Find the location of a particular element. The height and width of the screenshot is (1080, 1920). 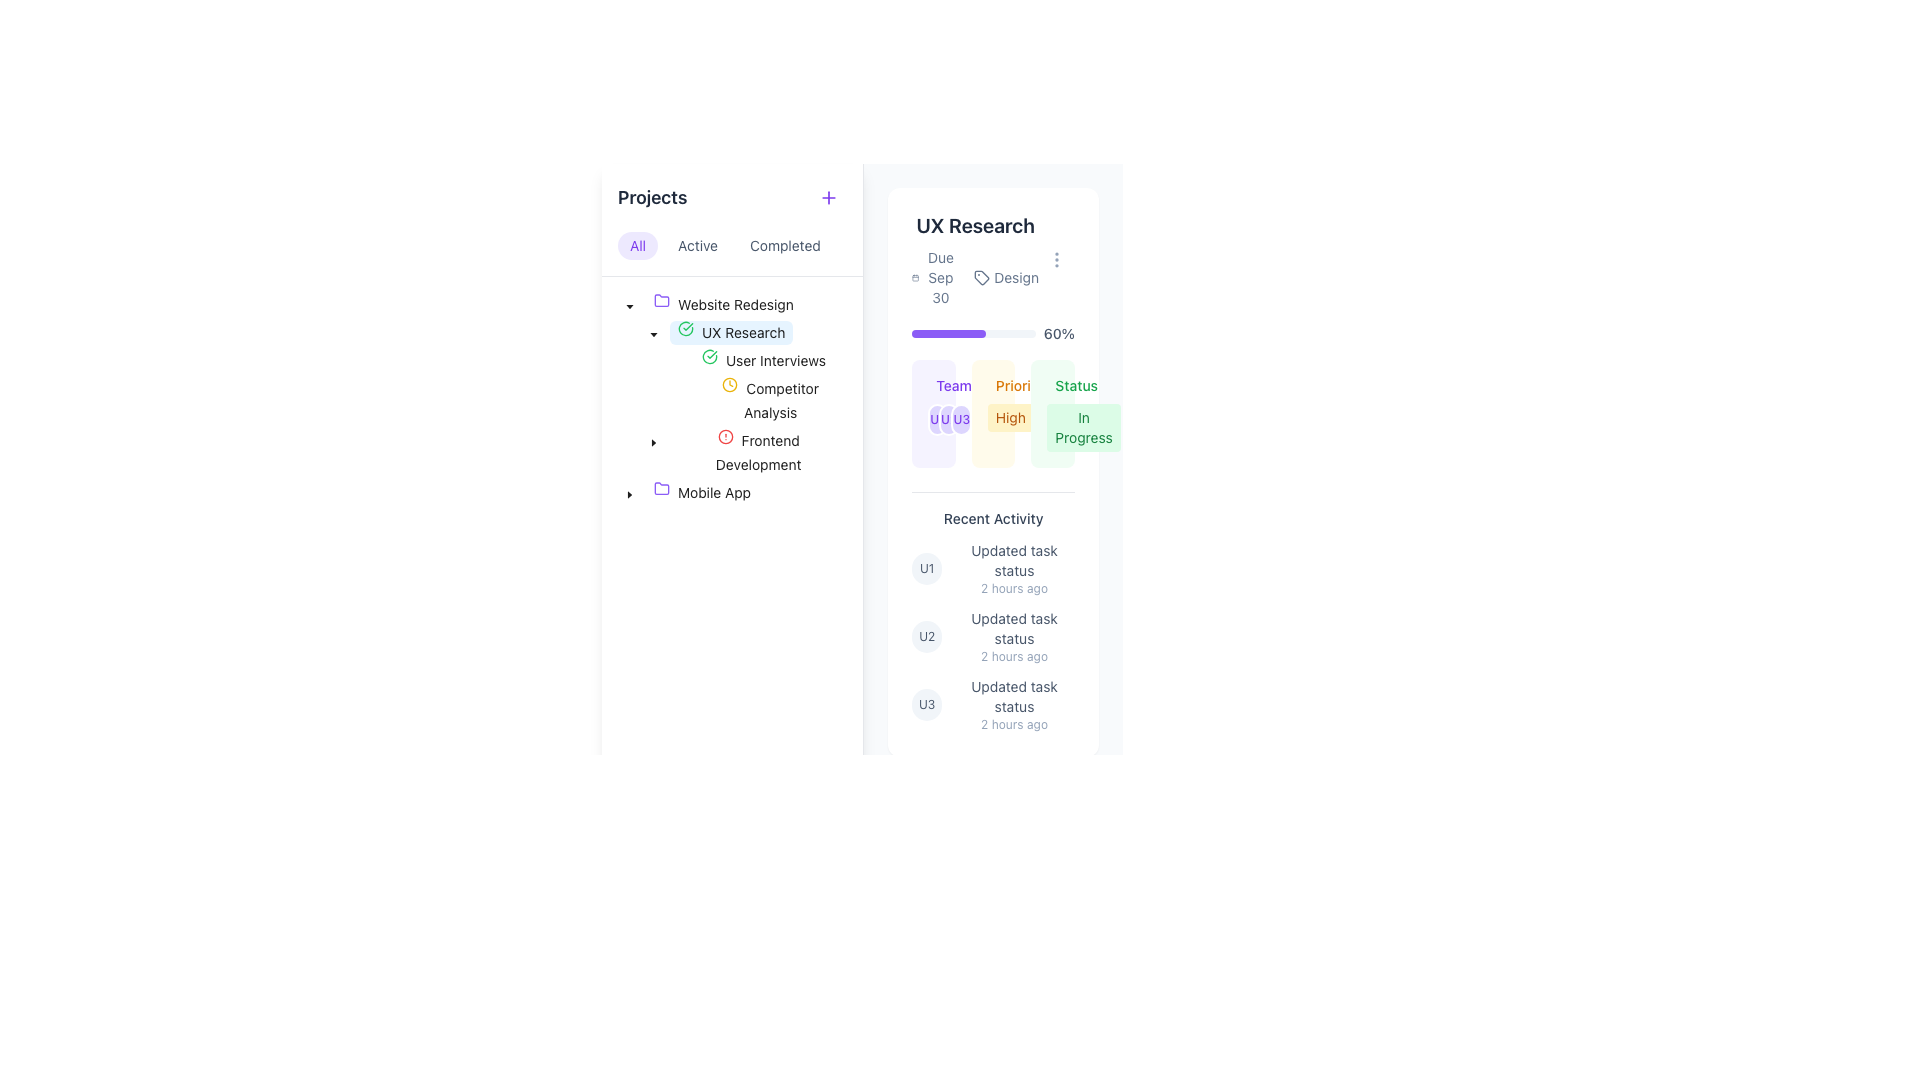

the text label that reads 'Updated task status' in the 'Recent Activity' section of the 'UX Research' panel is located at coordinates (1014, 560).